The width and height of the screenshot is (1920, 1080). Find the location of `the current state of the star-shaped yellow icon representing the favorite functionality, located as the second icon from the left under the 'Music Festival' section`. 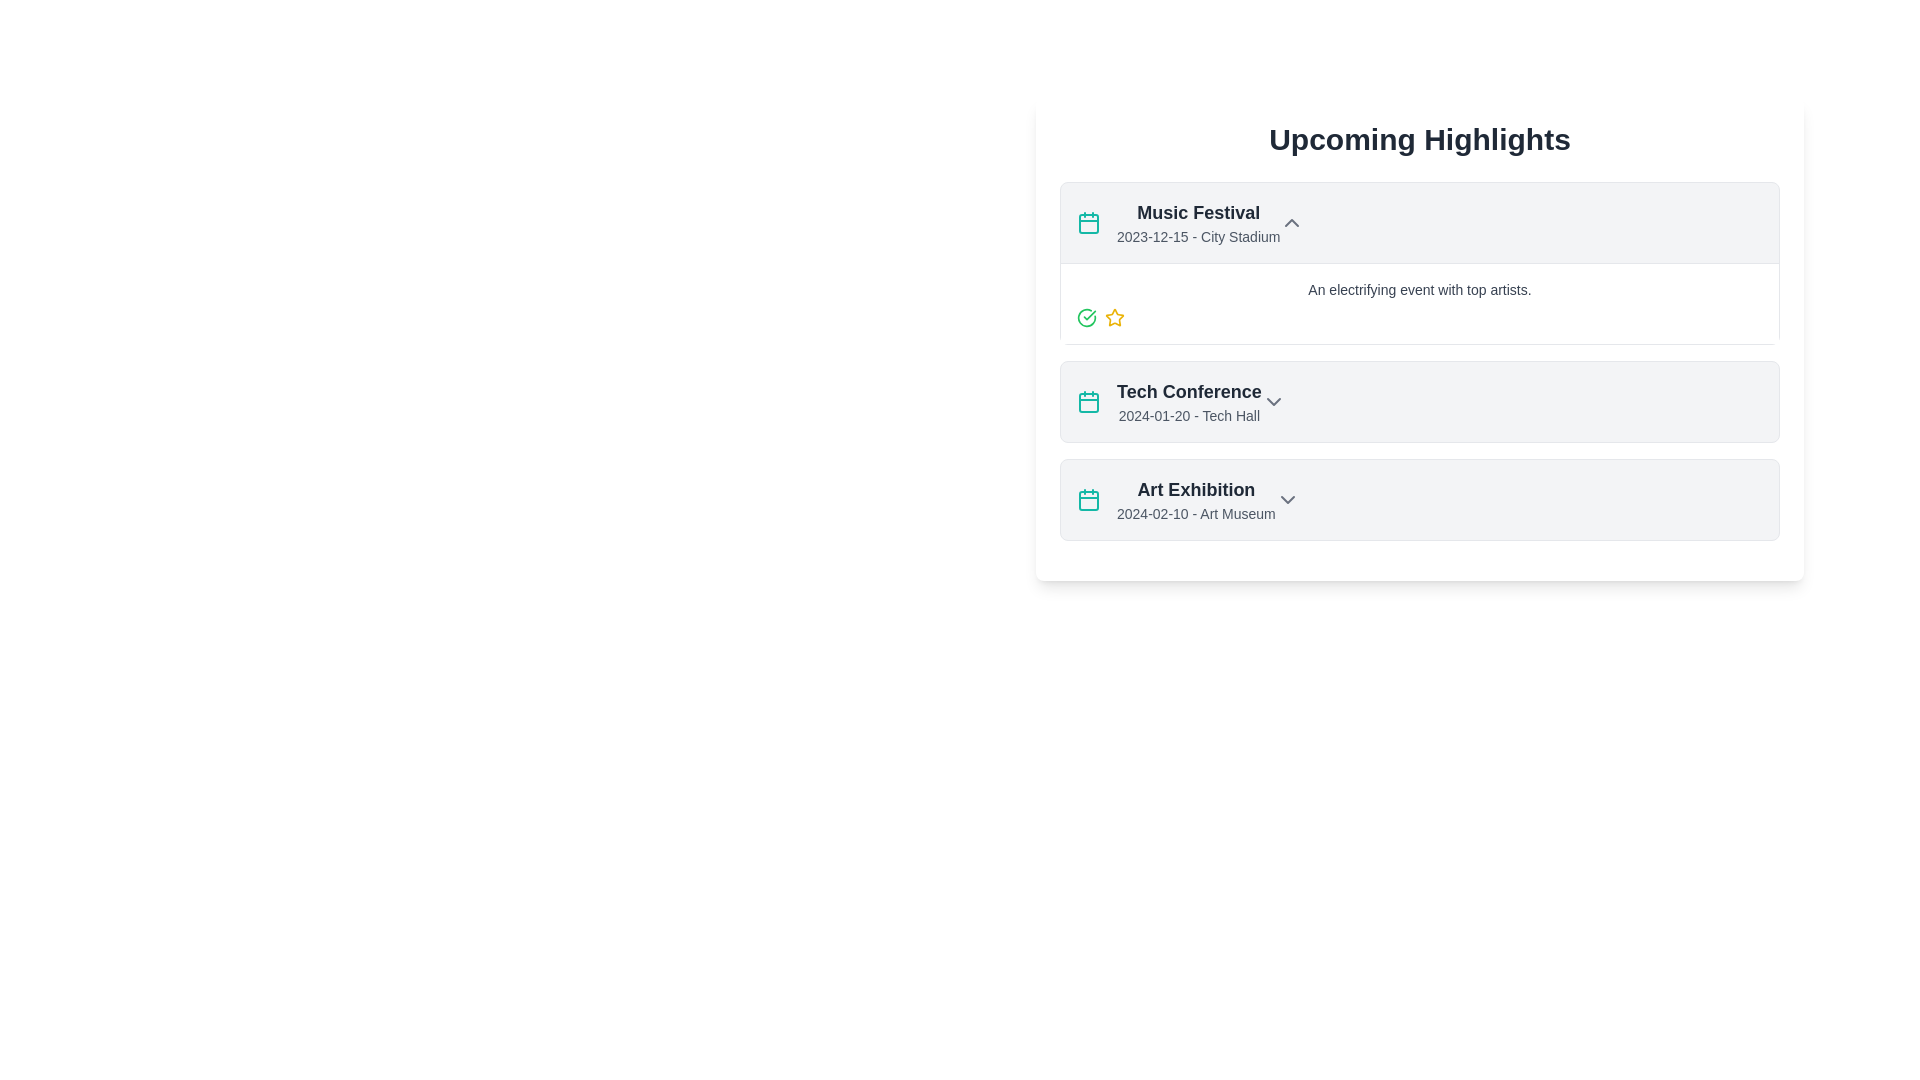

the current state of the star-shaped yellow icon representing the favorite functionality, located as the second icon from the left under the 'Music Festival' section is located at coordinates (1113, 316).